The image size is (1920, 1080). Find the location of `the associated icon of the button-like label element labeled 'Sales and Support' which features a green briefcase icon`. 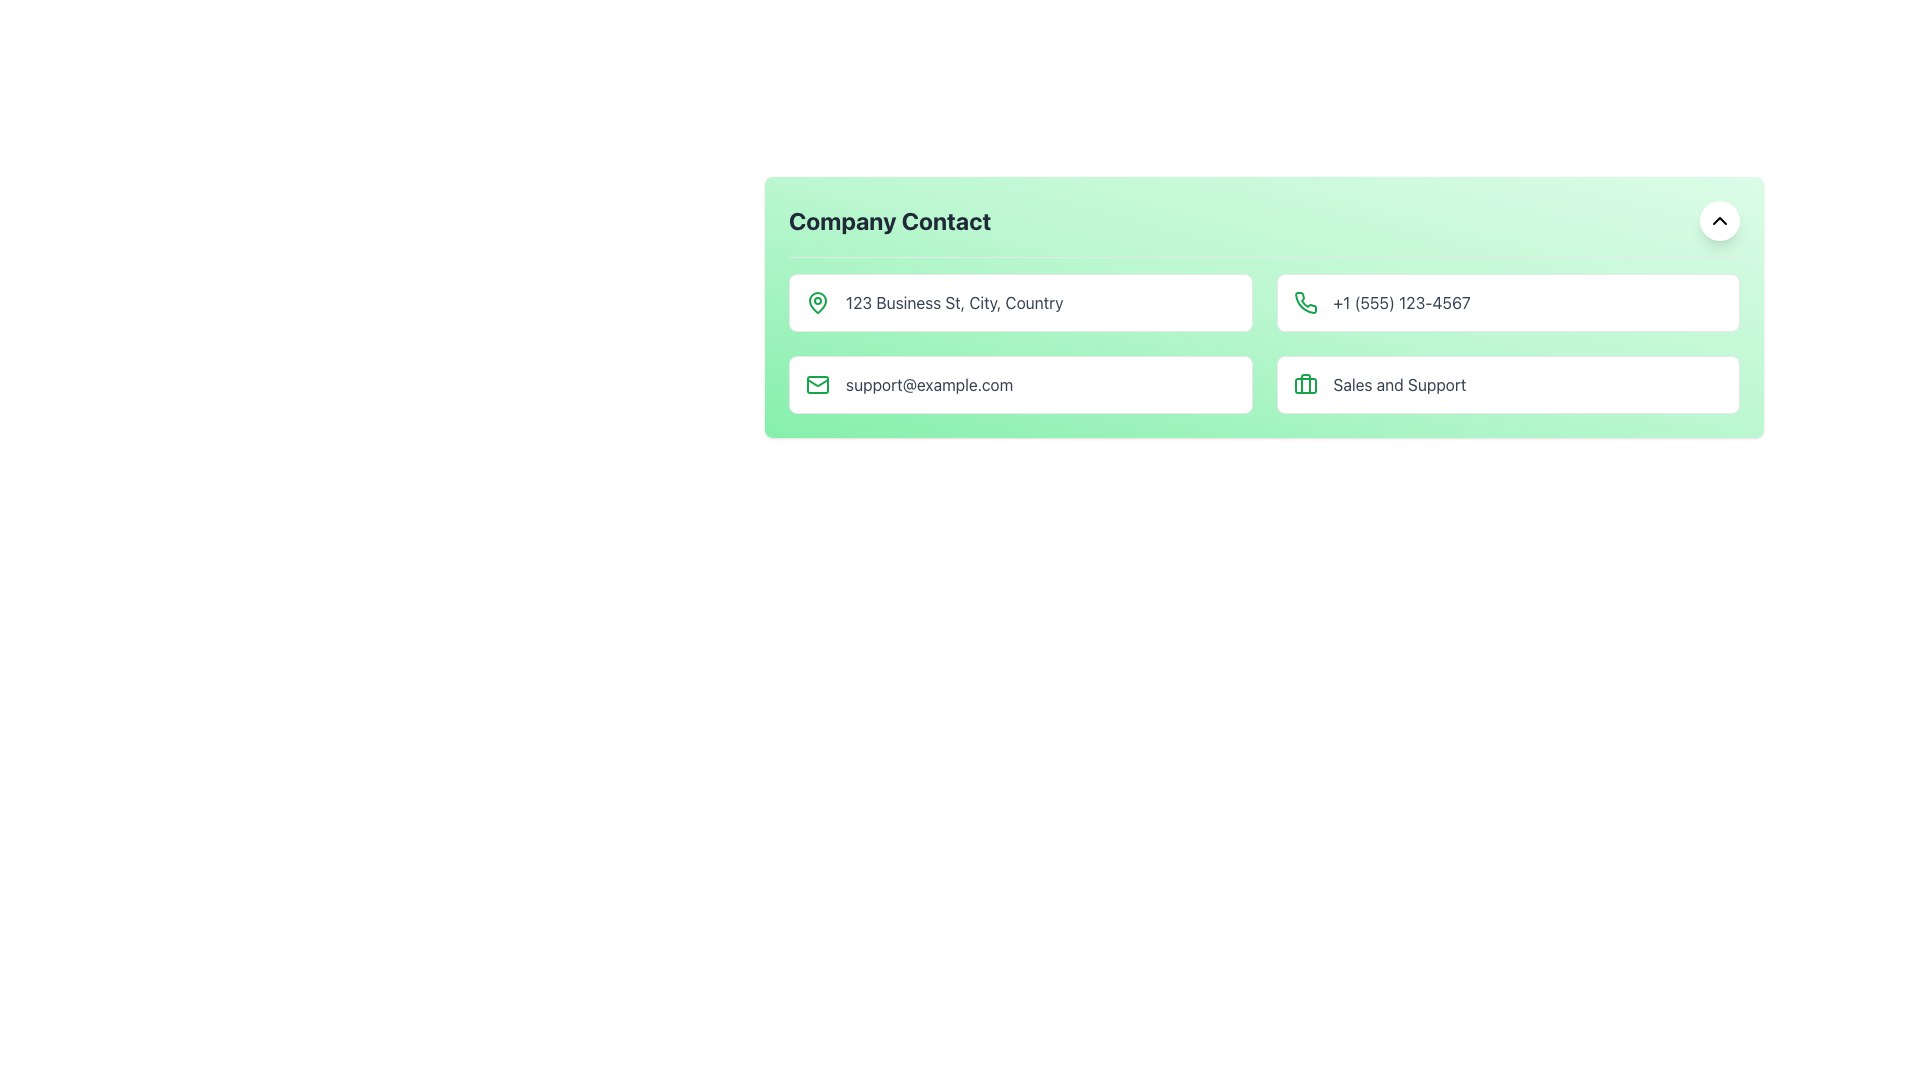

the associated icon of the button-like label element labeled 'Sales and Support' which features a green briefcase icon is located at coordinates (1508, 385).